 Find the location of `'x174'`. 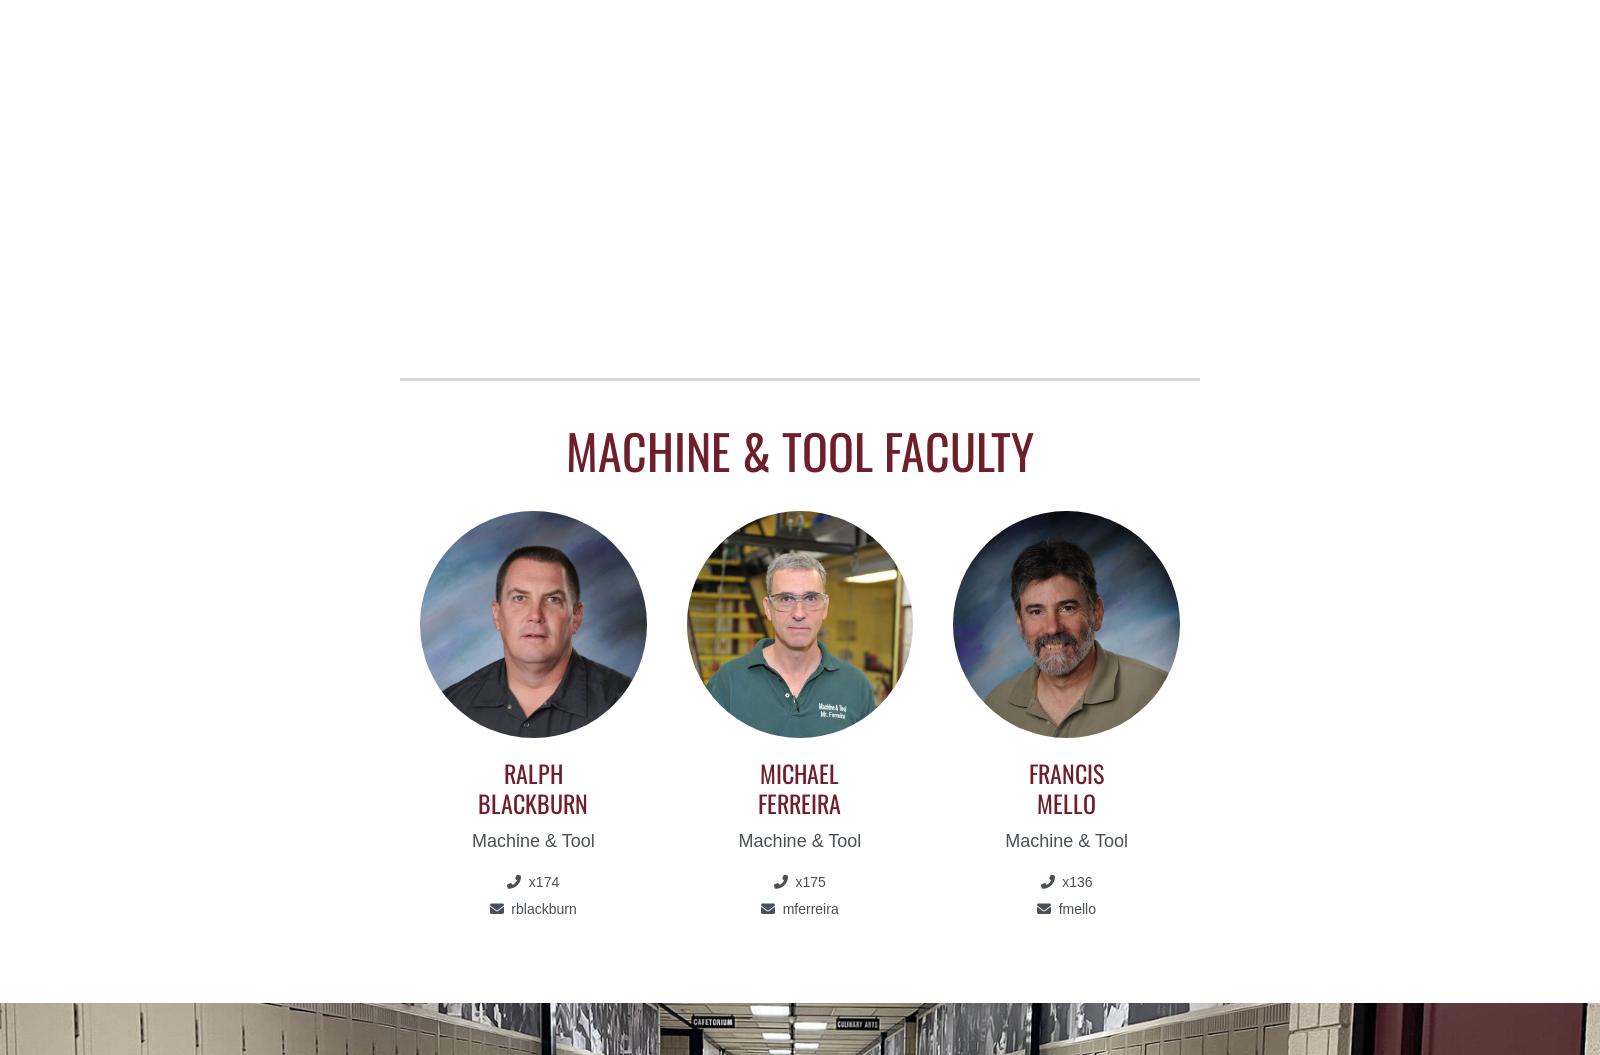

'x174' is located at coordinates (523, 880).